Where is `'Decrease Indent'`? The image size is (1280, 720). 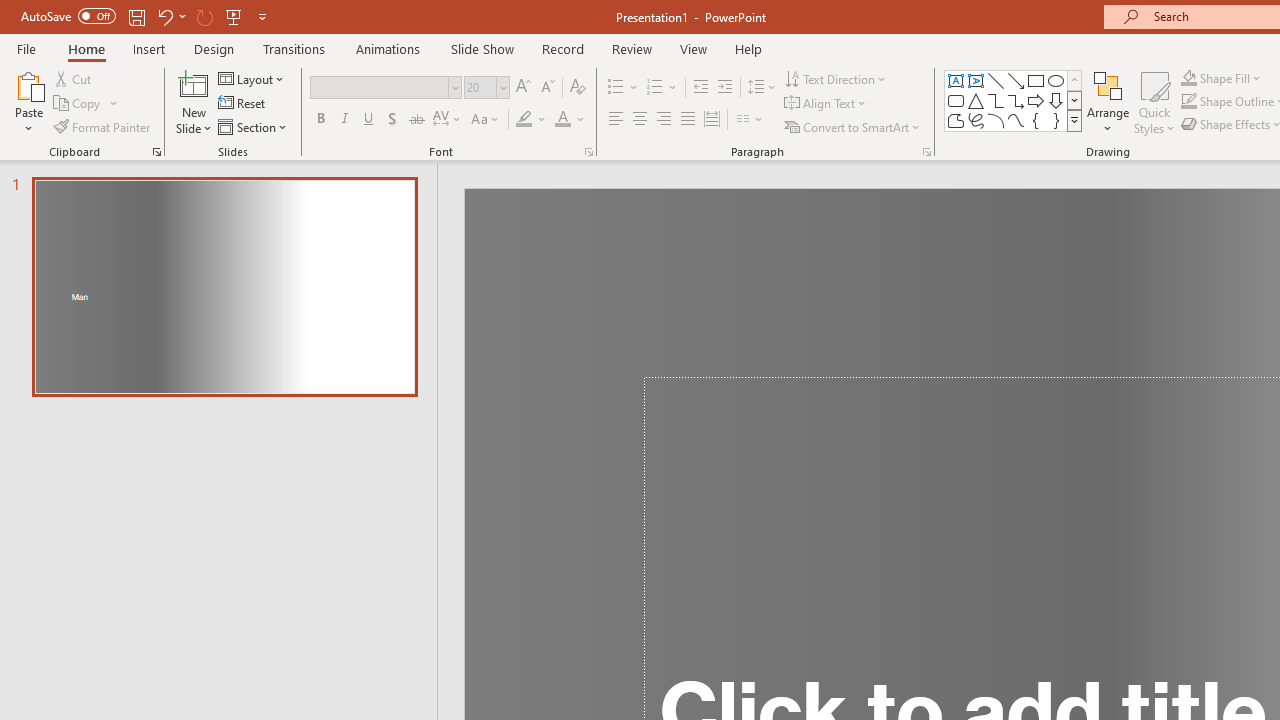
'Decrease Indent' is located at coordinates (700, 86).